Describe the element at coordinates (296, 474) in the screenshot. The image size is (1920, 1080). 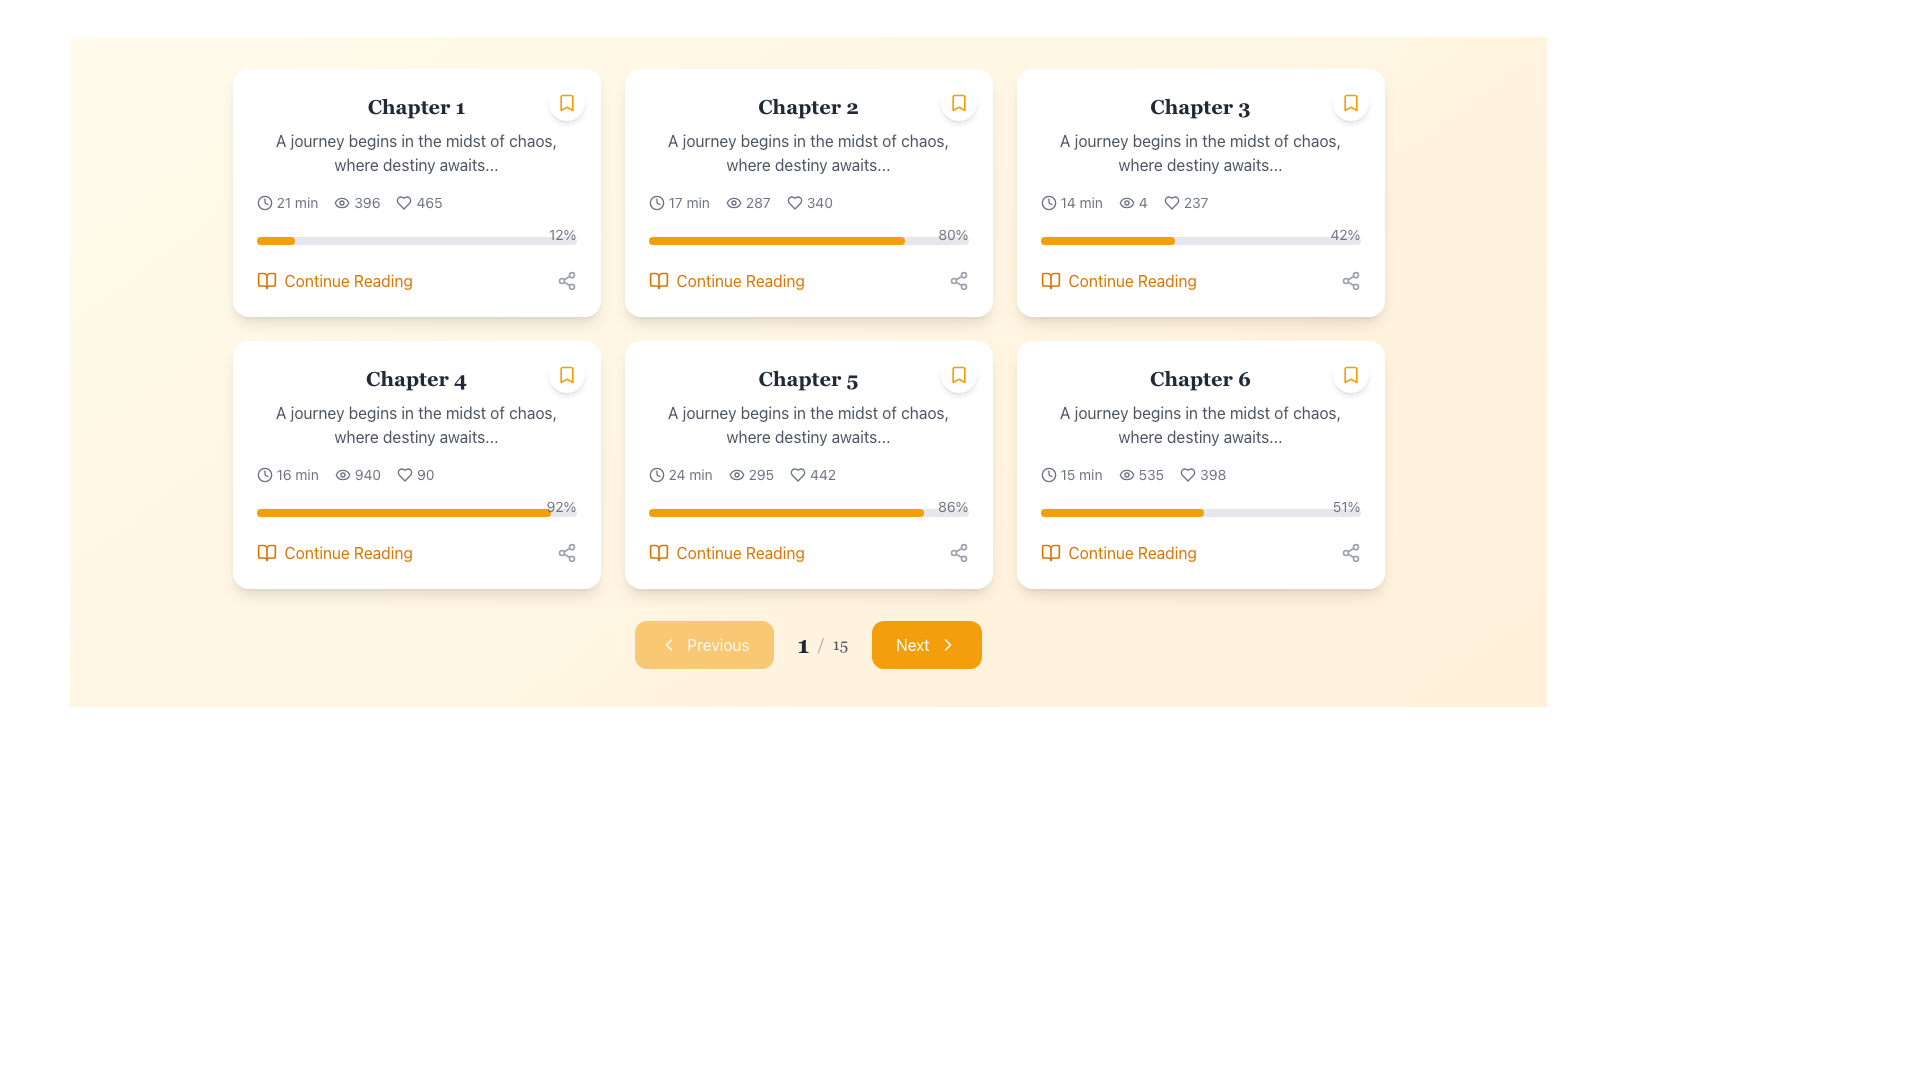
I see `the text label displaying '16 min' located within the Chapter 4 card, adjacent to the clock icon` at that location.